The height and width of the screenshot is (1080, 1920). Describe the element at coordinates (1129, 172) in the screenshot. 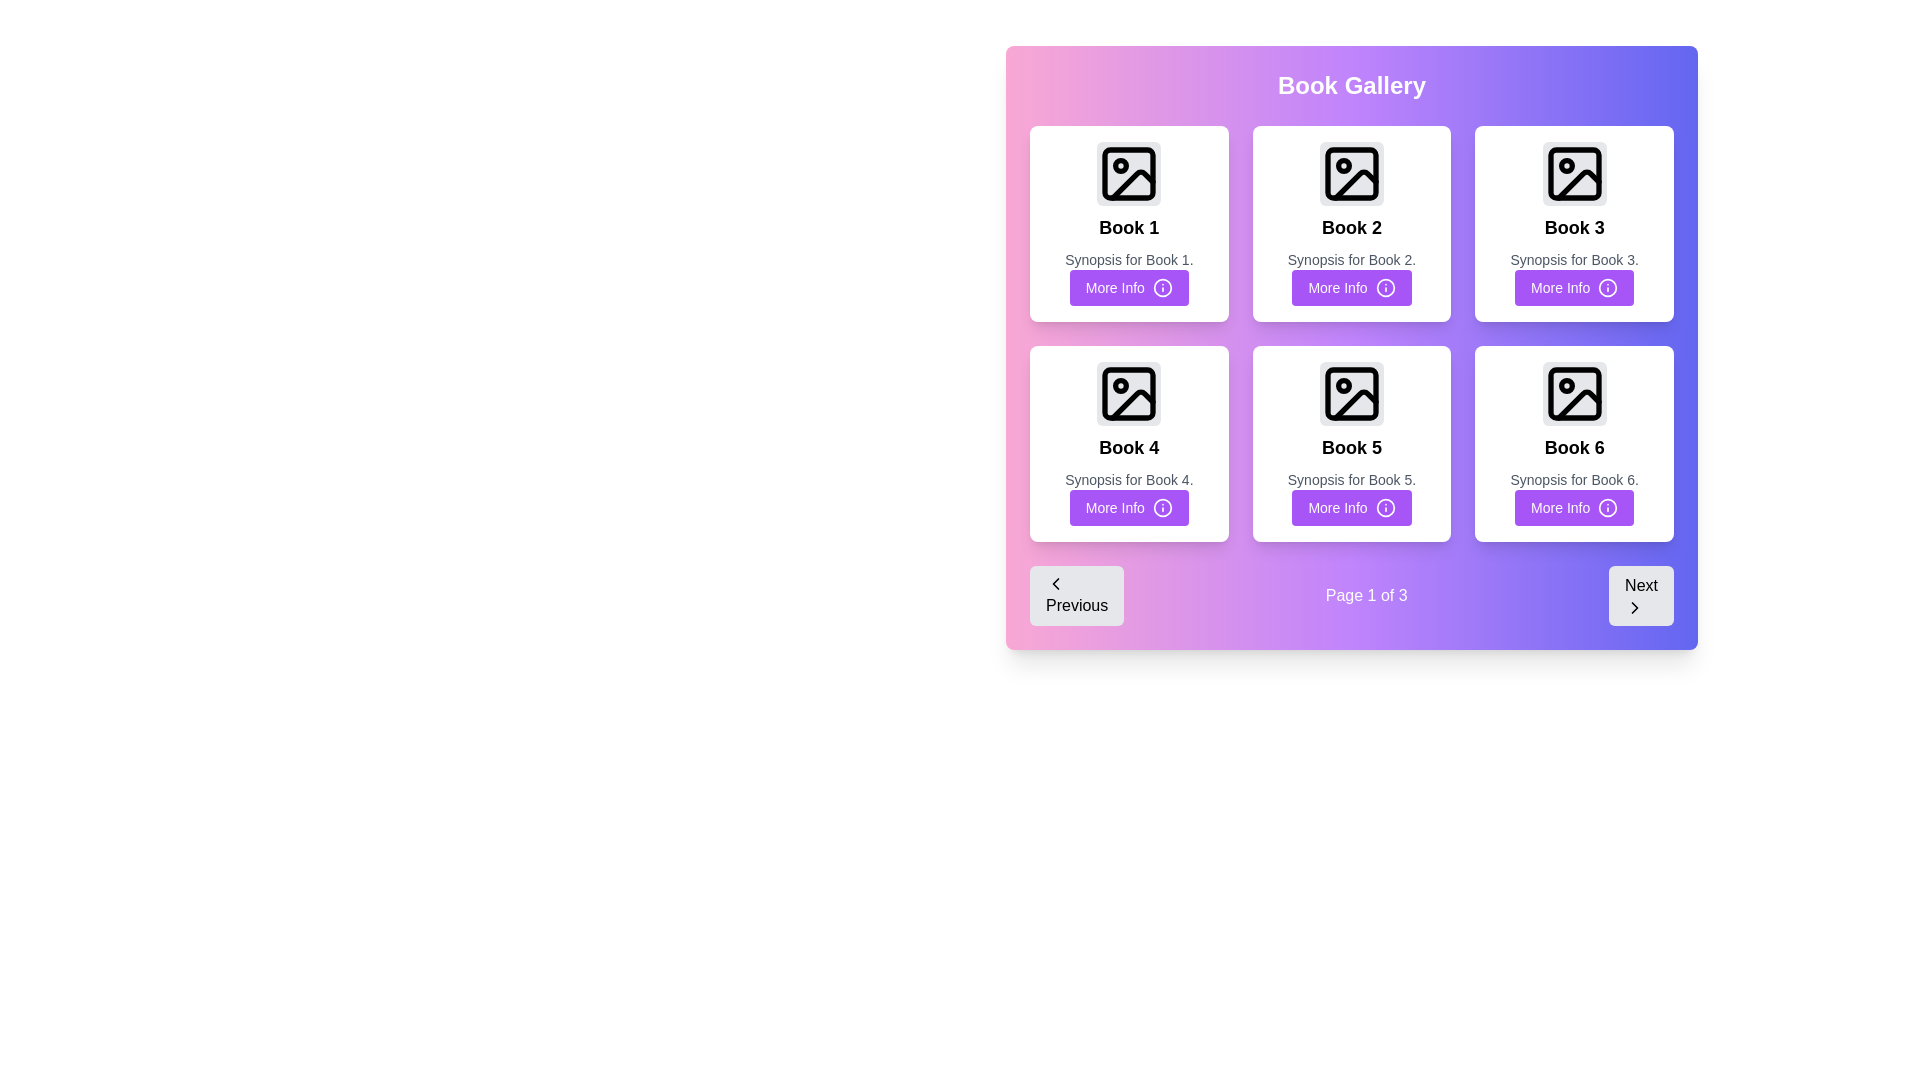

I see `the rounded square graphical decoration element that is part of the 'Book 1' thumbnail icon in the gallery` at that location.